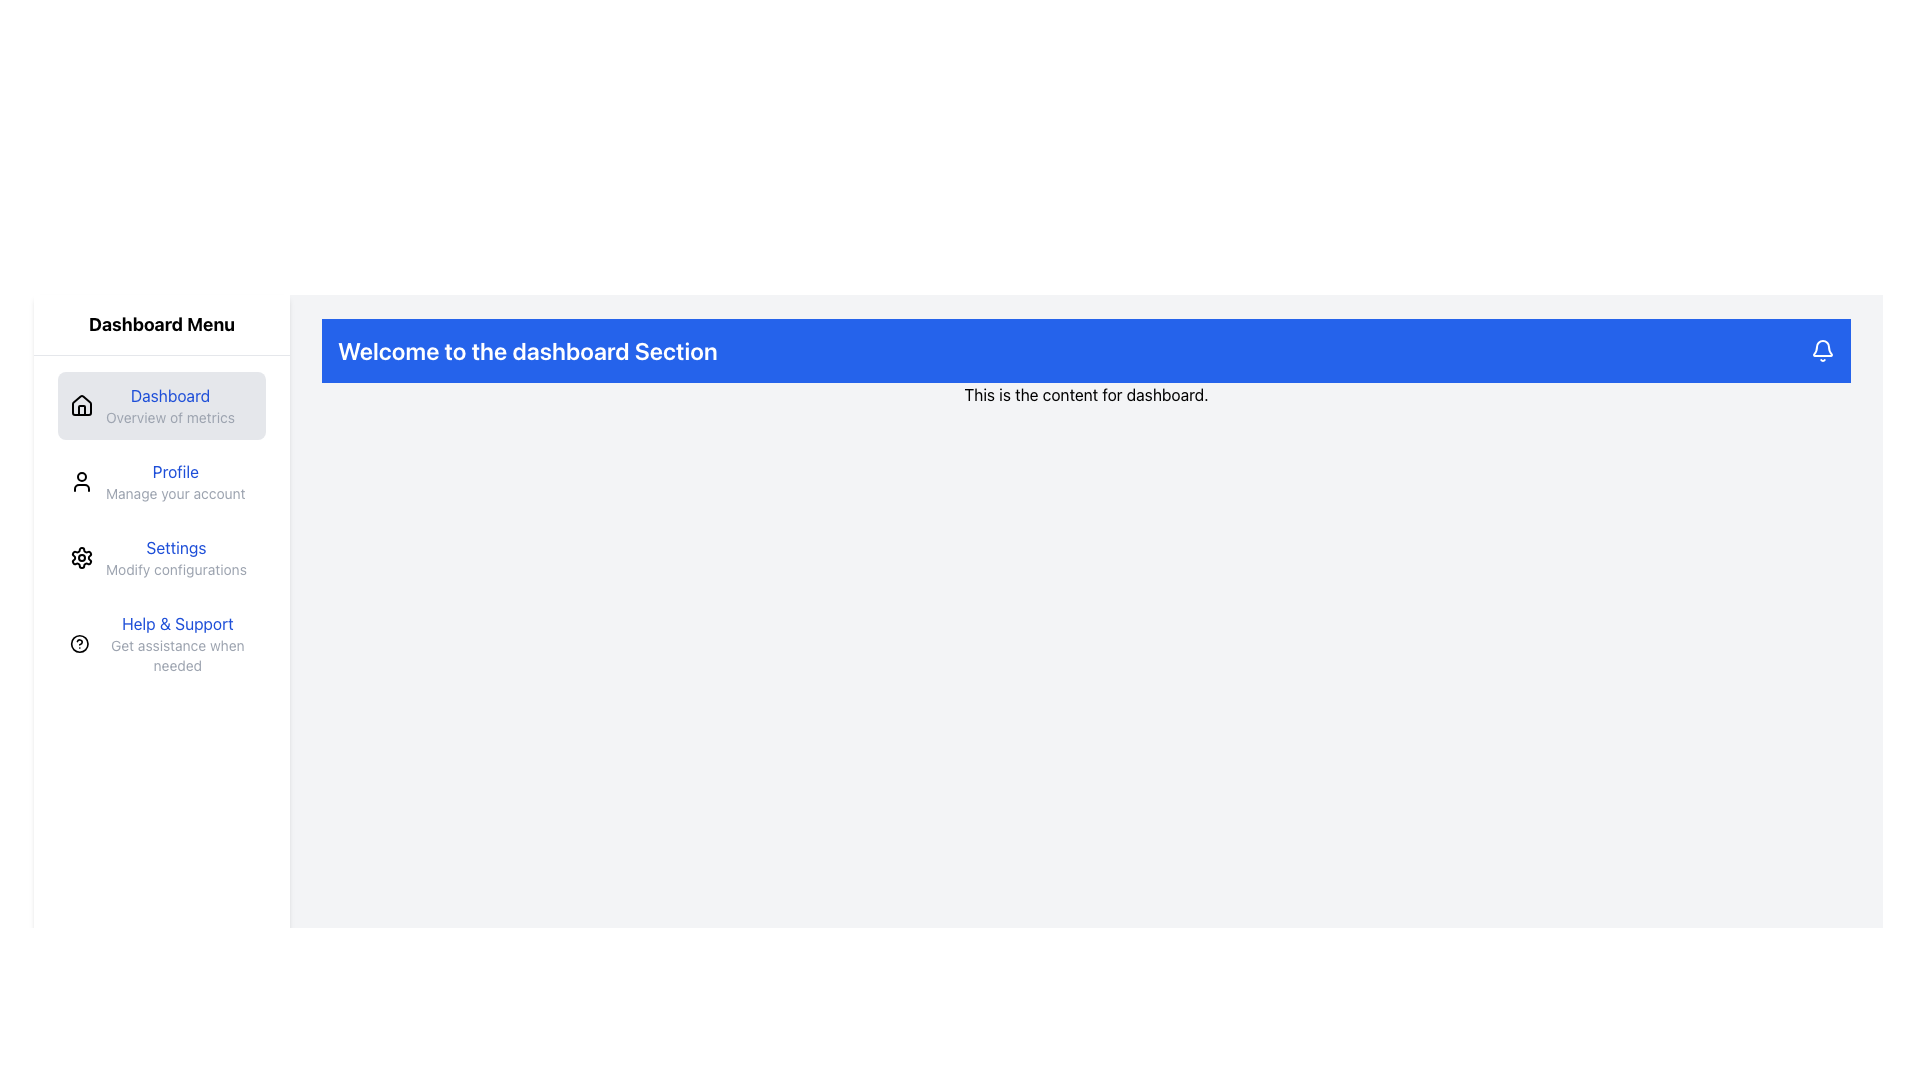  Describe the element at coordinates (162, 323) in the screenshot. I see `the Text Label at the top of the sidebar menu, which serves as the header indicating the purpose of the section below` at that location.